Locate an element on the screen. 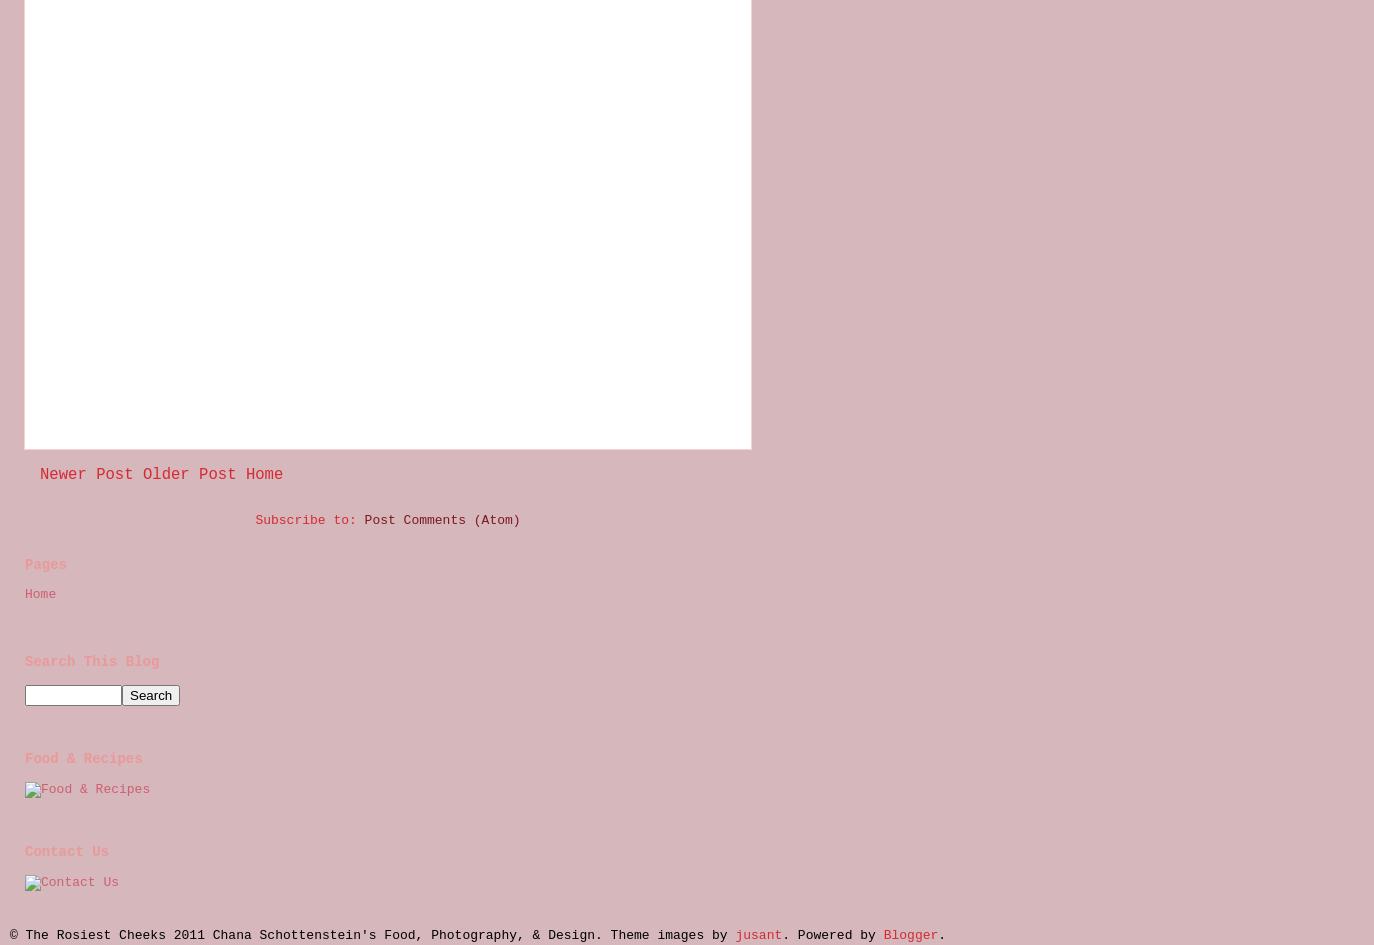  '. Powered by' is located at coordinates (780, 933).